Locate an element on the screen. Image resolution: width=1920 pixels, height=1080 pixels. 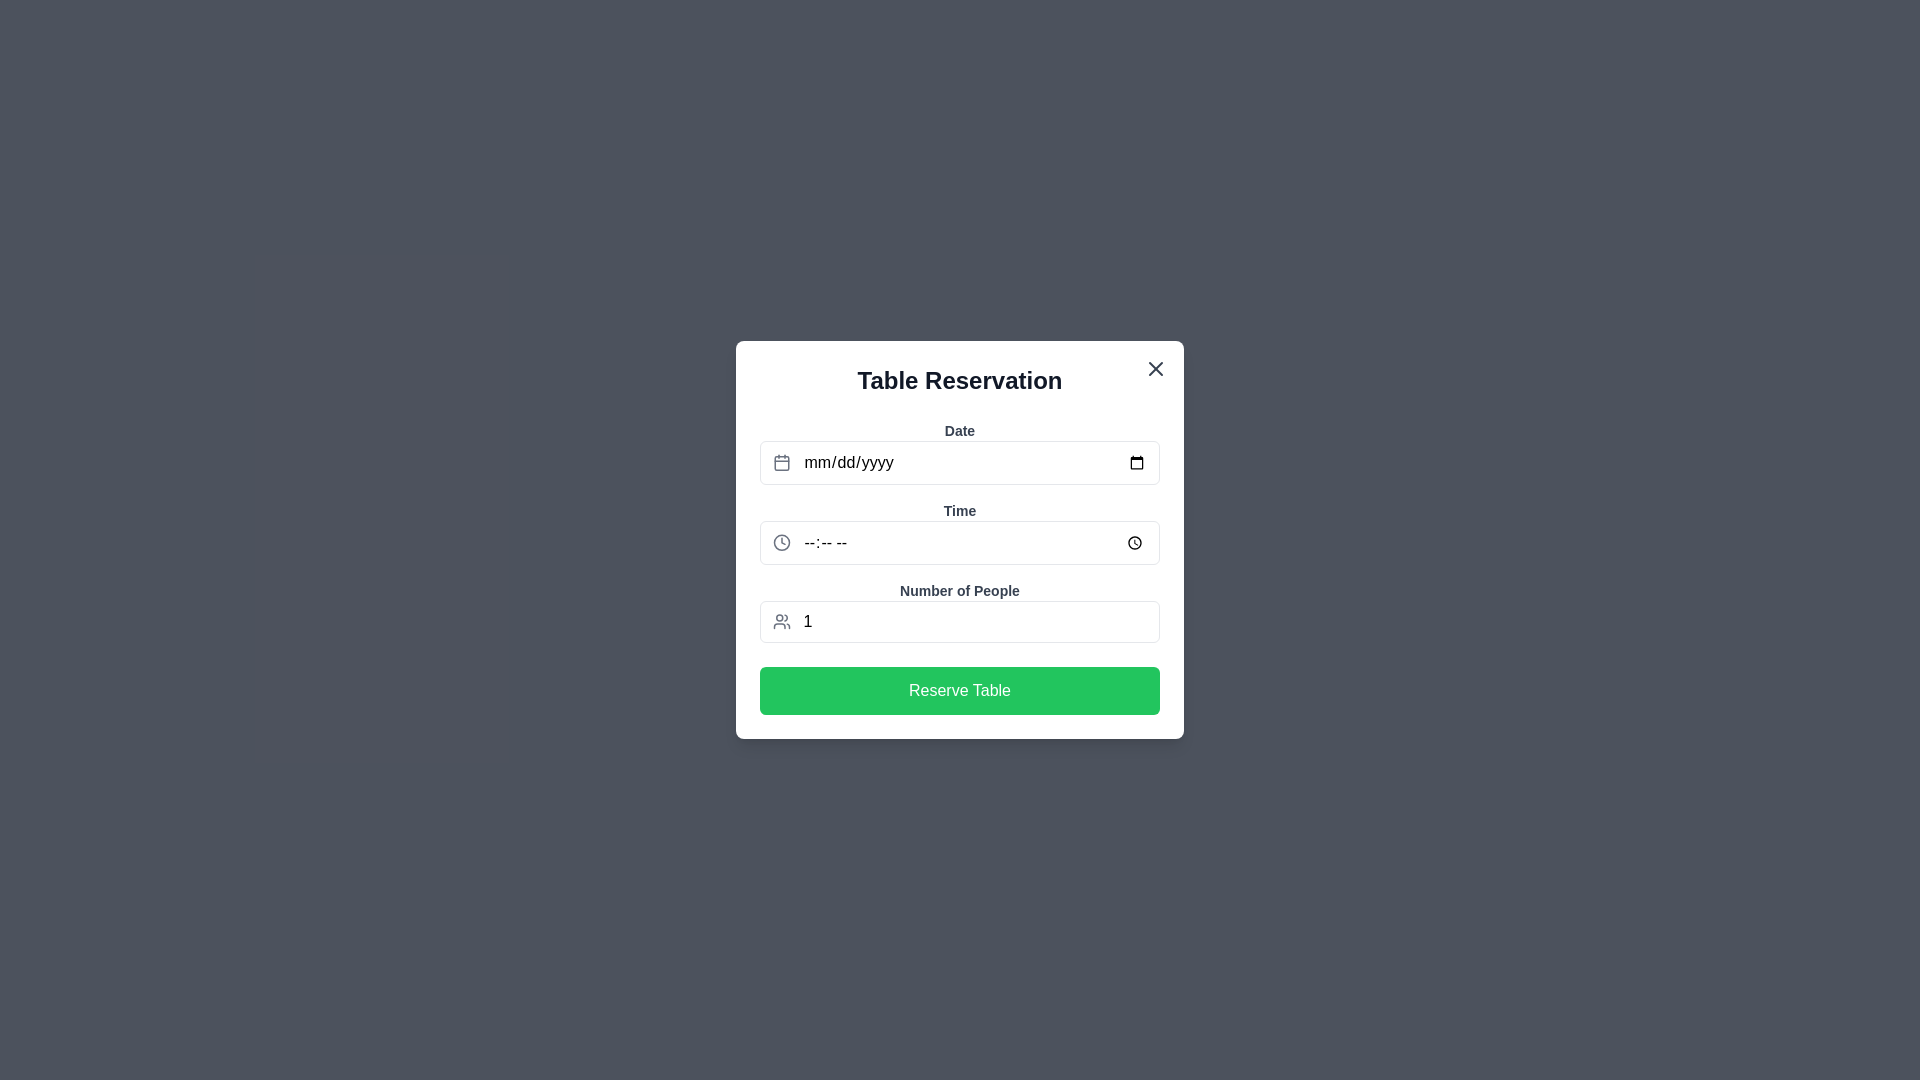
the 'X' icon button in the top-right corner of the 'Table Reservation' dialog is located at coordinates (1156, 369).